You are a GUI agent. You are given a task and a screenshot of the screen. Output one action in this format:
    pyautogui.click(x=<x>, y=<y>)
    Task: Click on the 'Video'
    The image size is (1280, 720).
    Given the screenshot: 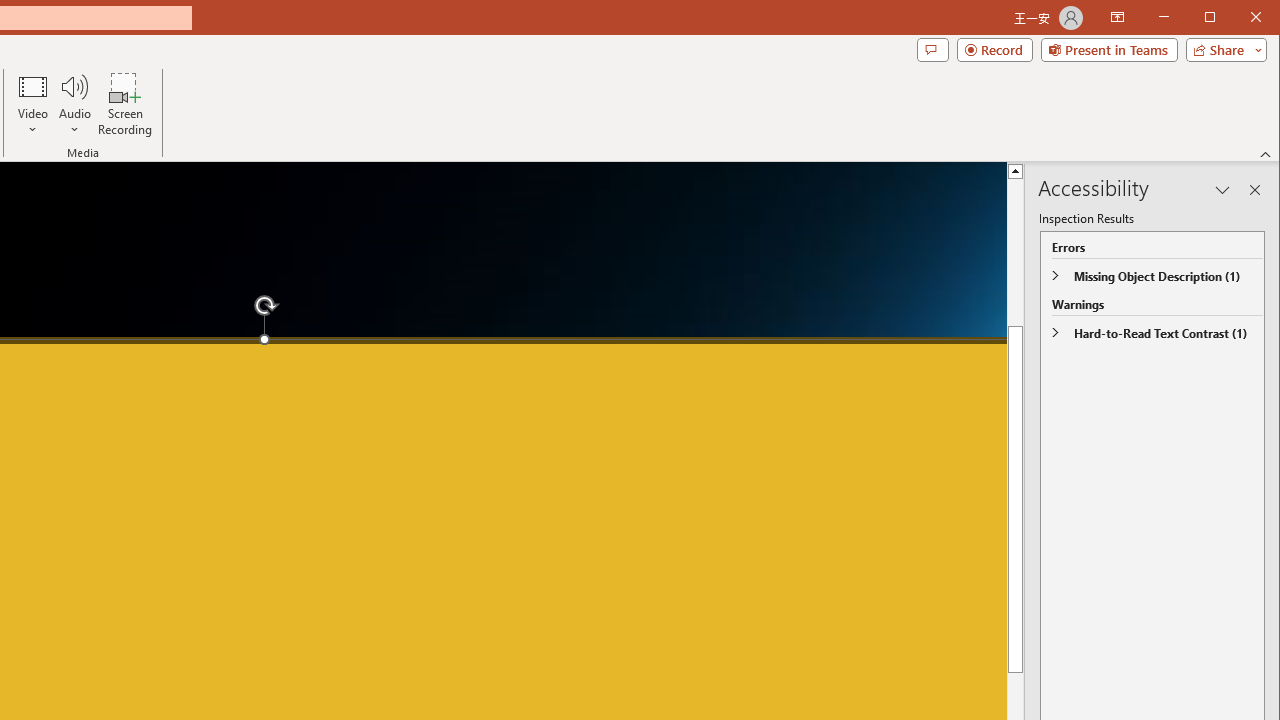 What is the action you would take?
    pyautogui.click(x=32, y=104)
    